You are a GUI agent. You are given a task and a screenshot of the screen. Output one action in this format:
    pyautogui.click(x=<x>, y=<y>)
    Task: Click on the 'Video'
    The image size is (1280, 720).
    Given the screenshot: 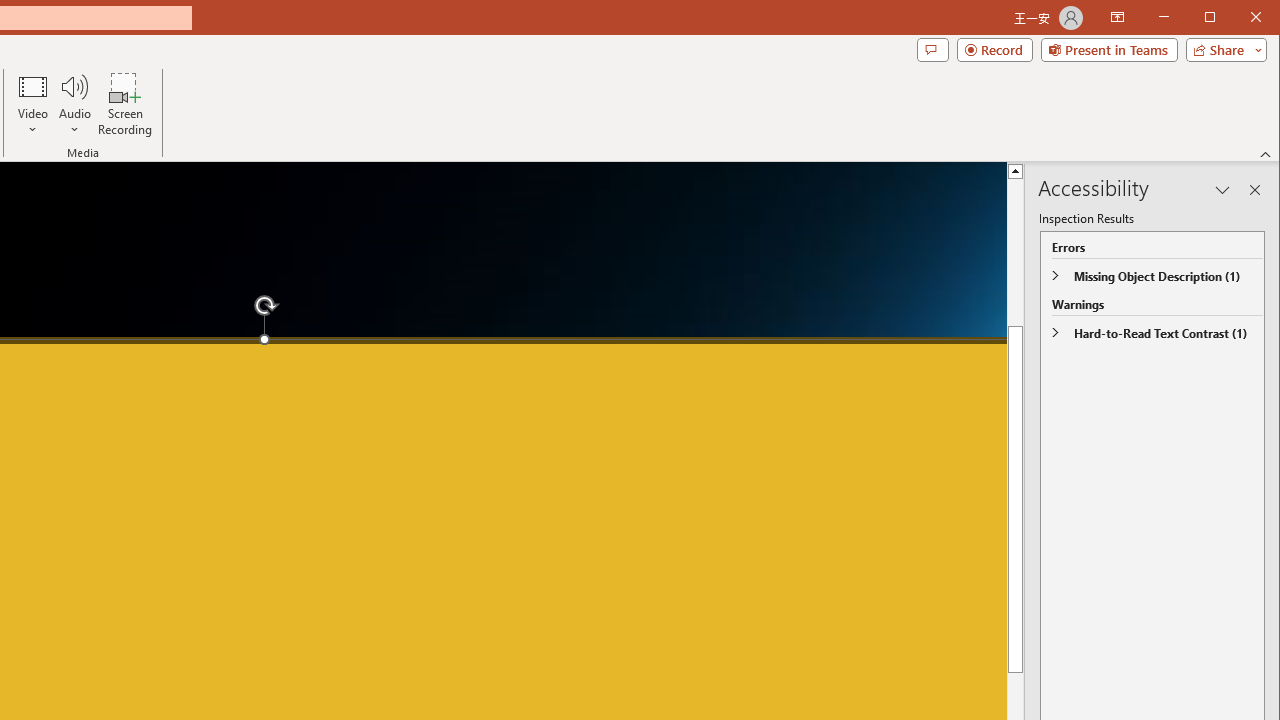 What is the action you would take?
    pyautogui.click(x=32, y=104)
    